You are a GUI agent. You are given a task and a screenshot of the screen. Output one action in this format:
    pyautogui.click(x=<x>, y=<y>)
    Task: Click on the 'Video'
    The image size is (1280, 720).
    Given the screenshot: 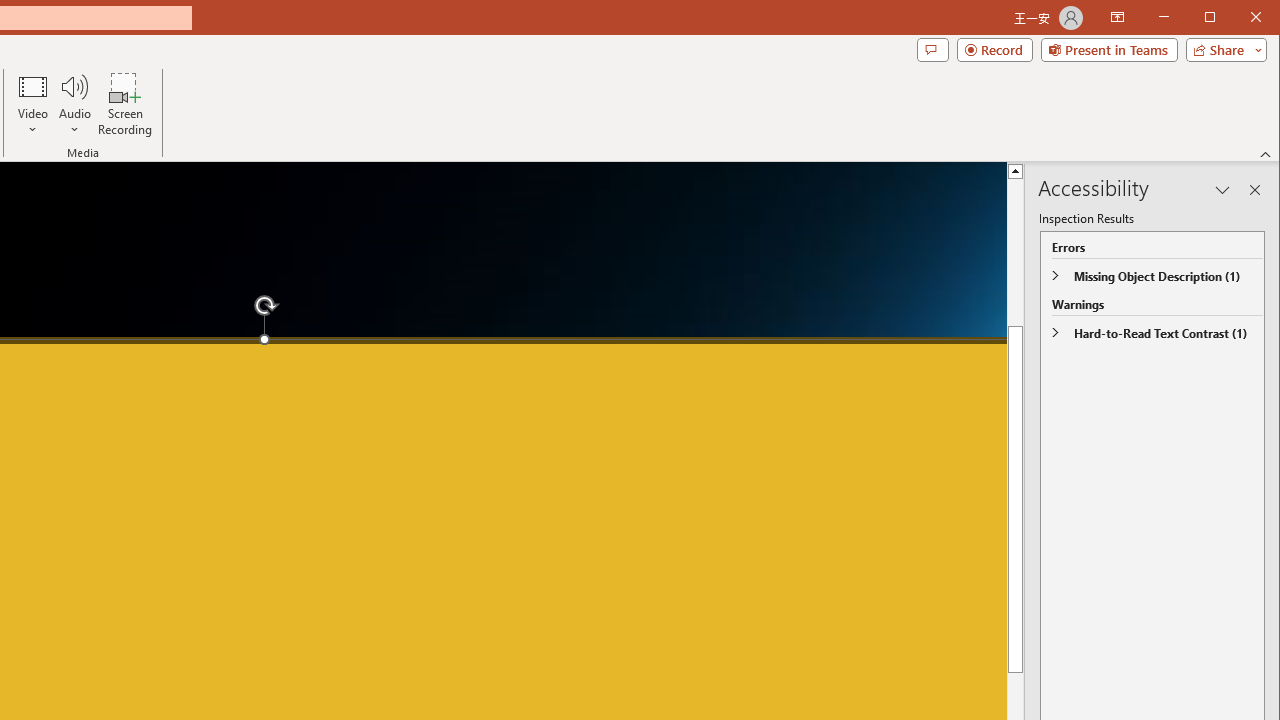 What is the action you would take?
    pyautogui.click(x=32, y=104)
    